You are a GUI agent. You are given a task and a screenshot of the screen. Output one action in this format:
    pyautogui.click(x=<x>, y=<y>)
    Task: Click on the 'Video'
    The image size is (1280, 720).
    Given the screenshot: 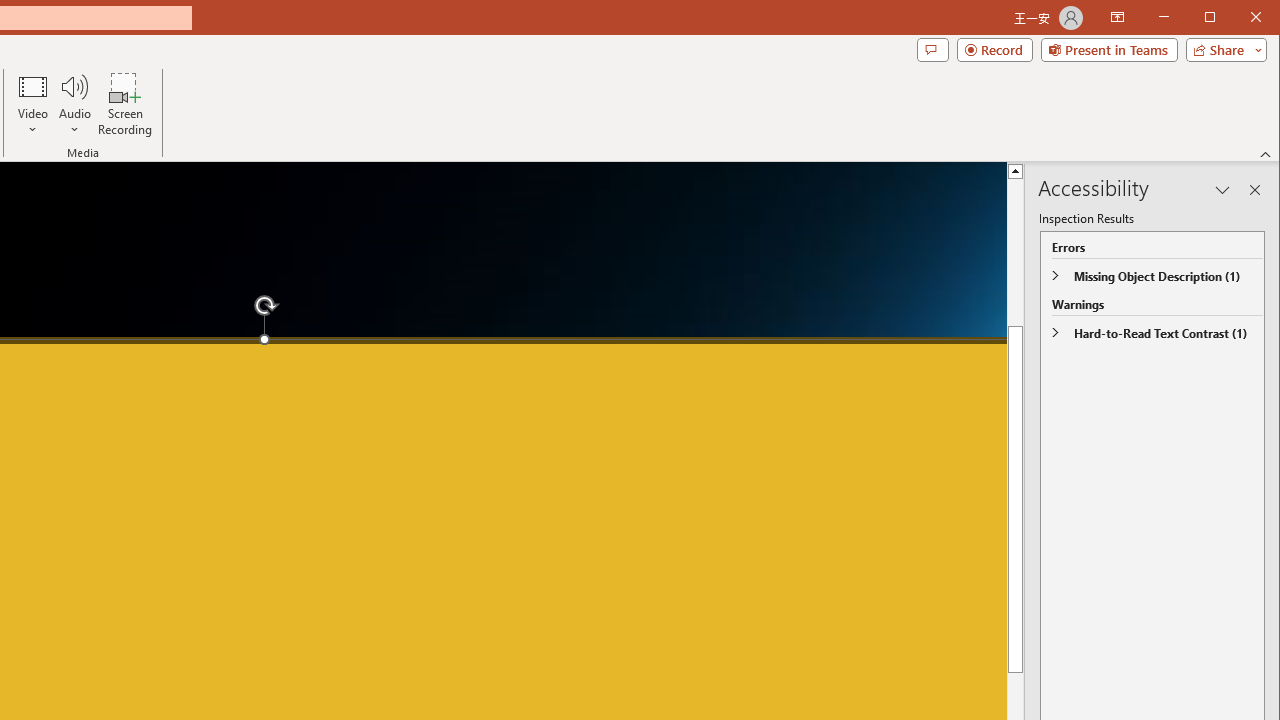 What is the action you would take?
    pyautogui.click(x=32, y=104)
    